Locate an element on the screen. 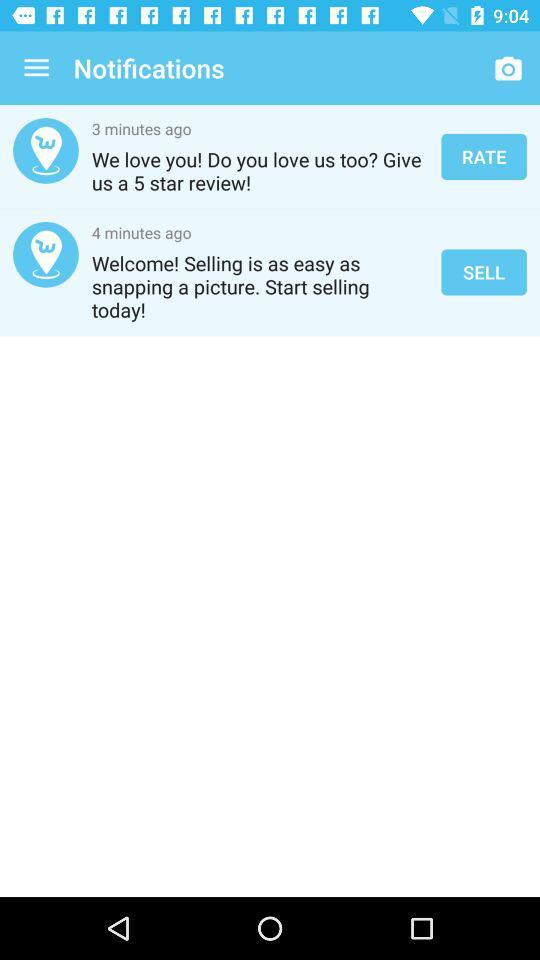 The width and height of the screenshot is (540, 960). we love you item is located at coordinates (260, 170).